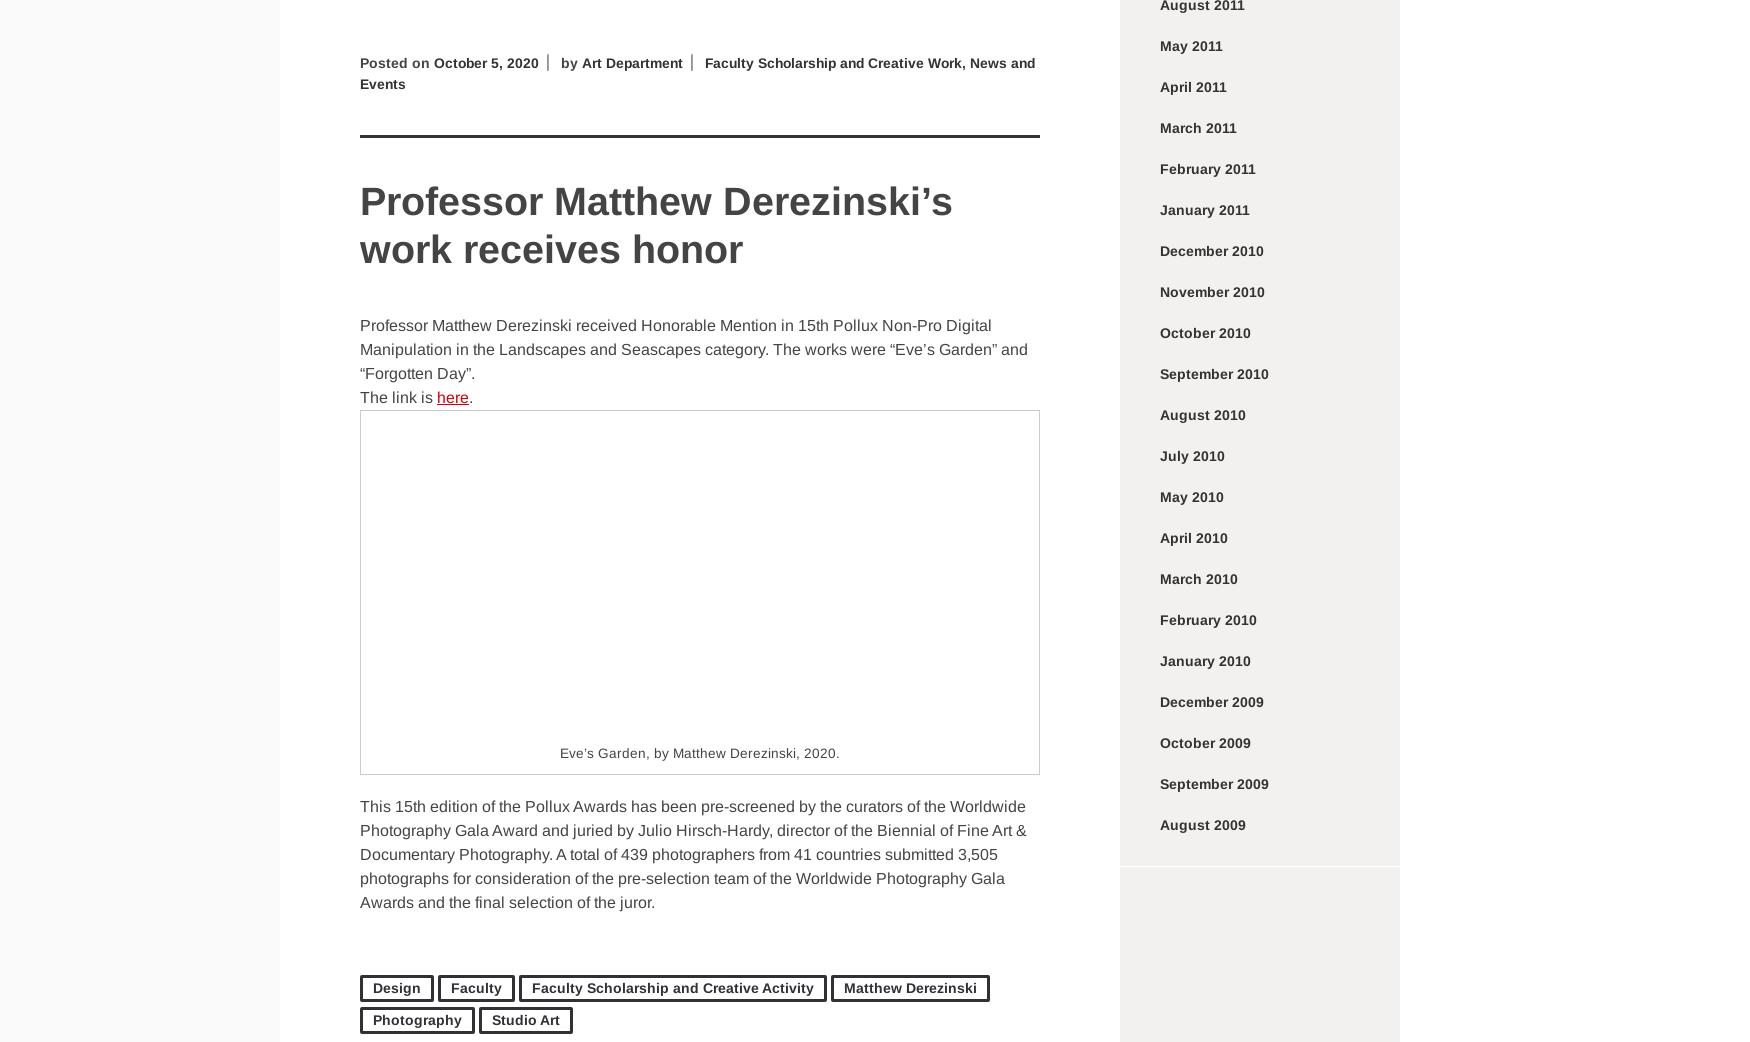 The height and width of the screenshot is (1042, 1750). What do you see at coordinates (672, 986) in the screenshot?
I see `'Faculty Scholarship and Creative Activity'` at bounding box center [672, 986].